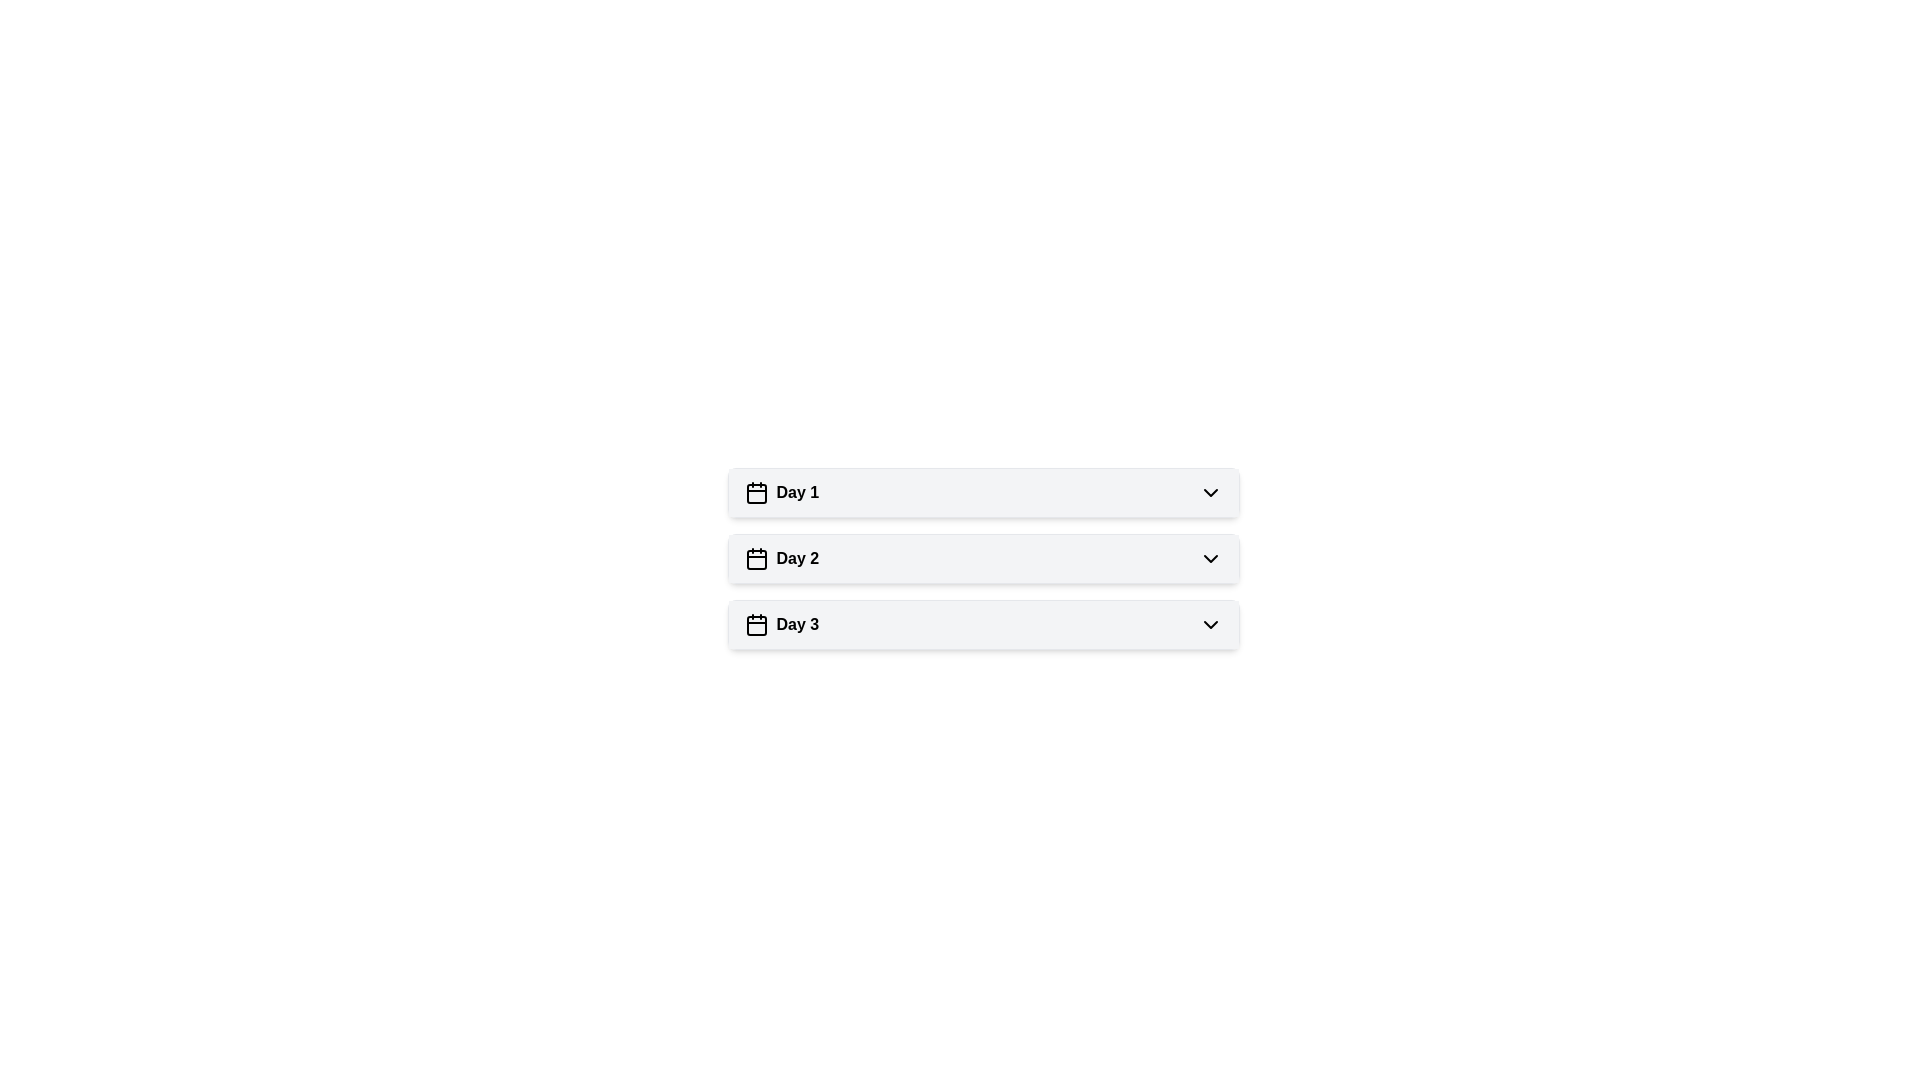 This screenshot has width=1920, height=1080. What do you see at coordinates (755, 624) in the screenshot?
I see `the calendar icon for 'Day 3' located in the third row of the vertical list of items` at bounding box center [755, 624].